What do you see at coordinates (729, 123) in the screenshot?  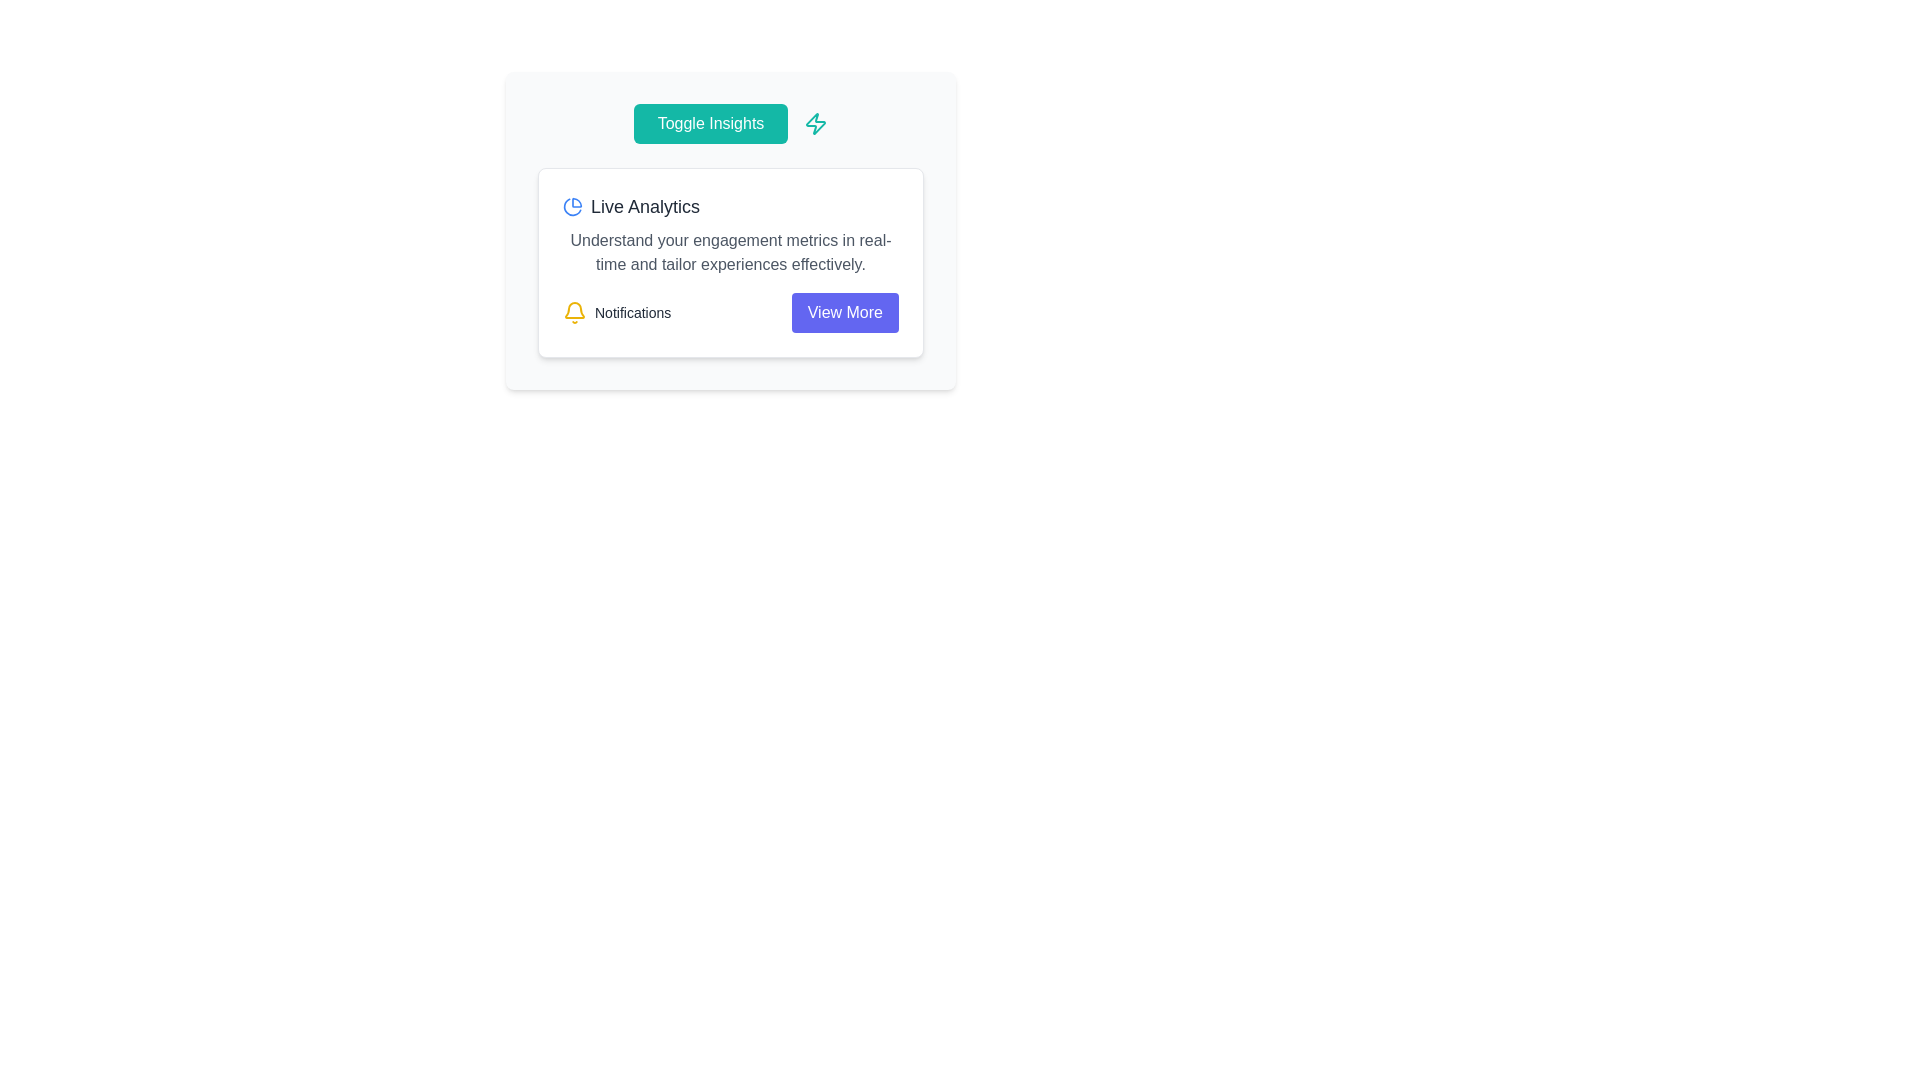 I see `the toggle button at the top of the card-like section to switch the visibility or functionality of related analytics features` at bounding box center [729, 123].